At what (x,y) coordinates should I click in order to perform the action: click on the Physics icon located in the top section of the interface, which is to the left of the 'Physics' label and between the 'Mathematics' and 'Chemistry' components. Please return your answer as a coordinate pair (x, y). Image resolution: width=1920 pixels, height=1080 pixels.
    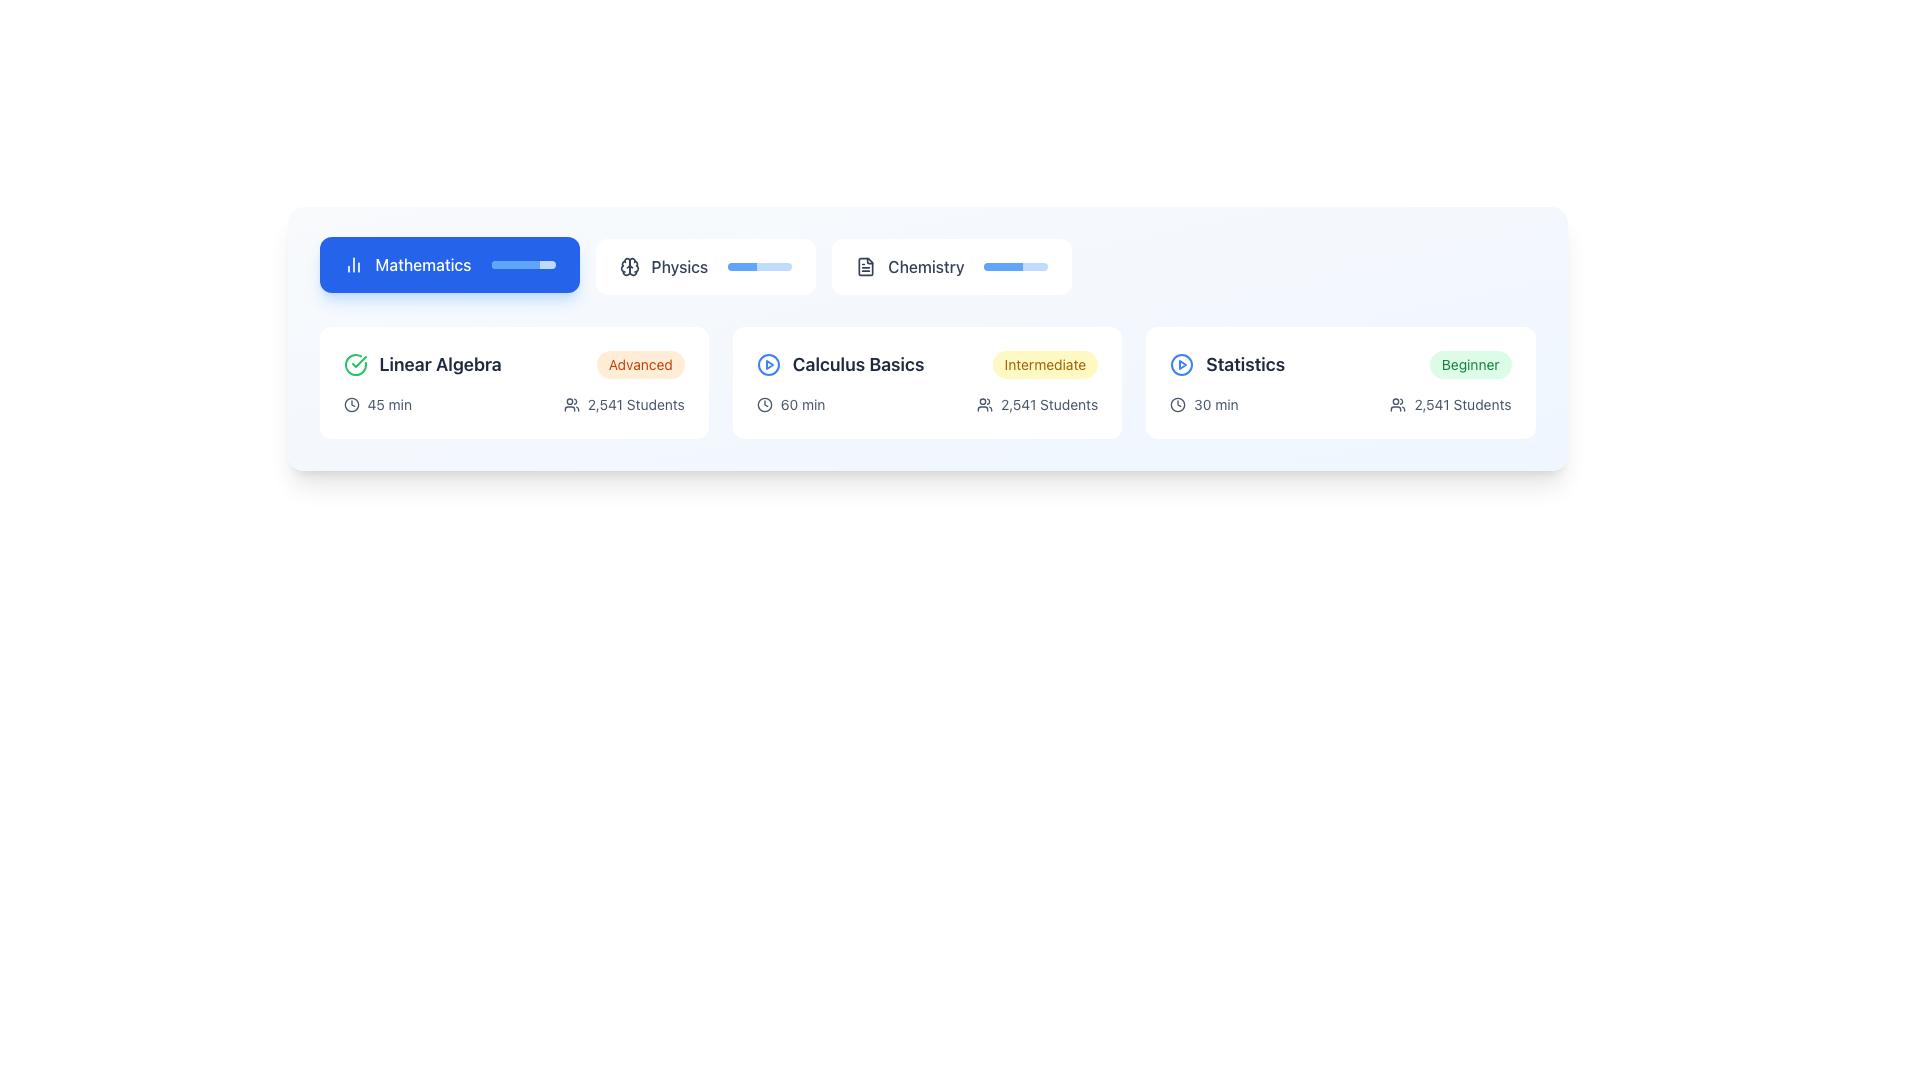
    Looking at the image, I should click on (628, 265).